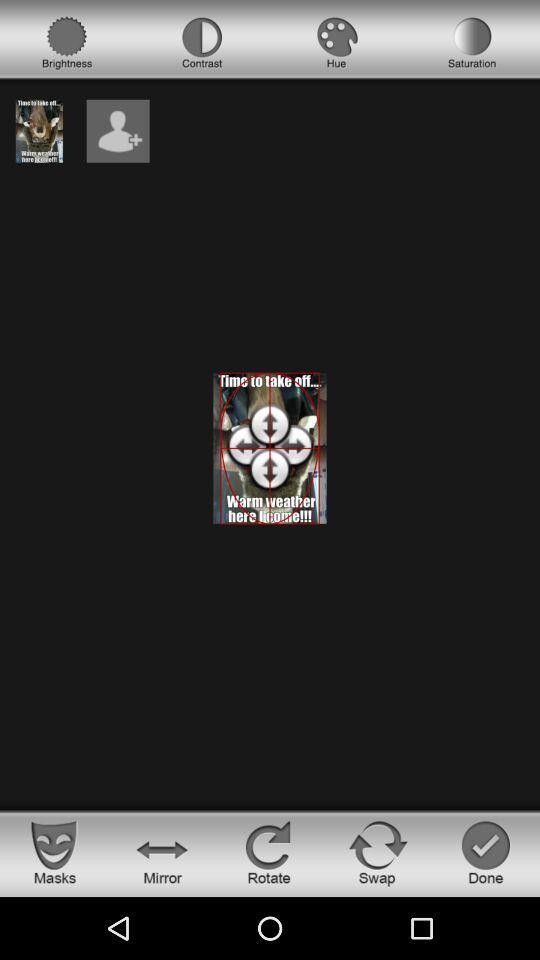  What do you see at coordinates (39, 130) in the screenshot?
I see `open image` at bounding box center [39, 130].